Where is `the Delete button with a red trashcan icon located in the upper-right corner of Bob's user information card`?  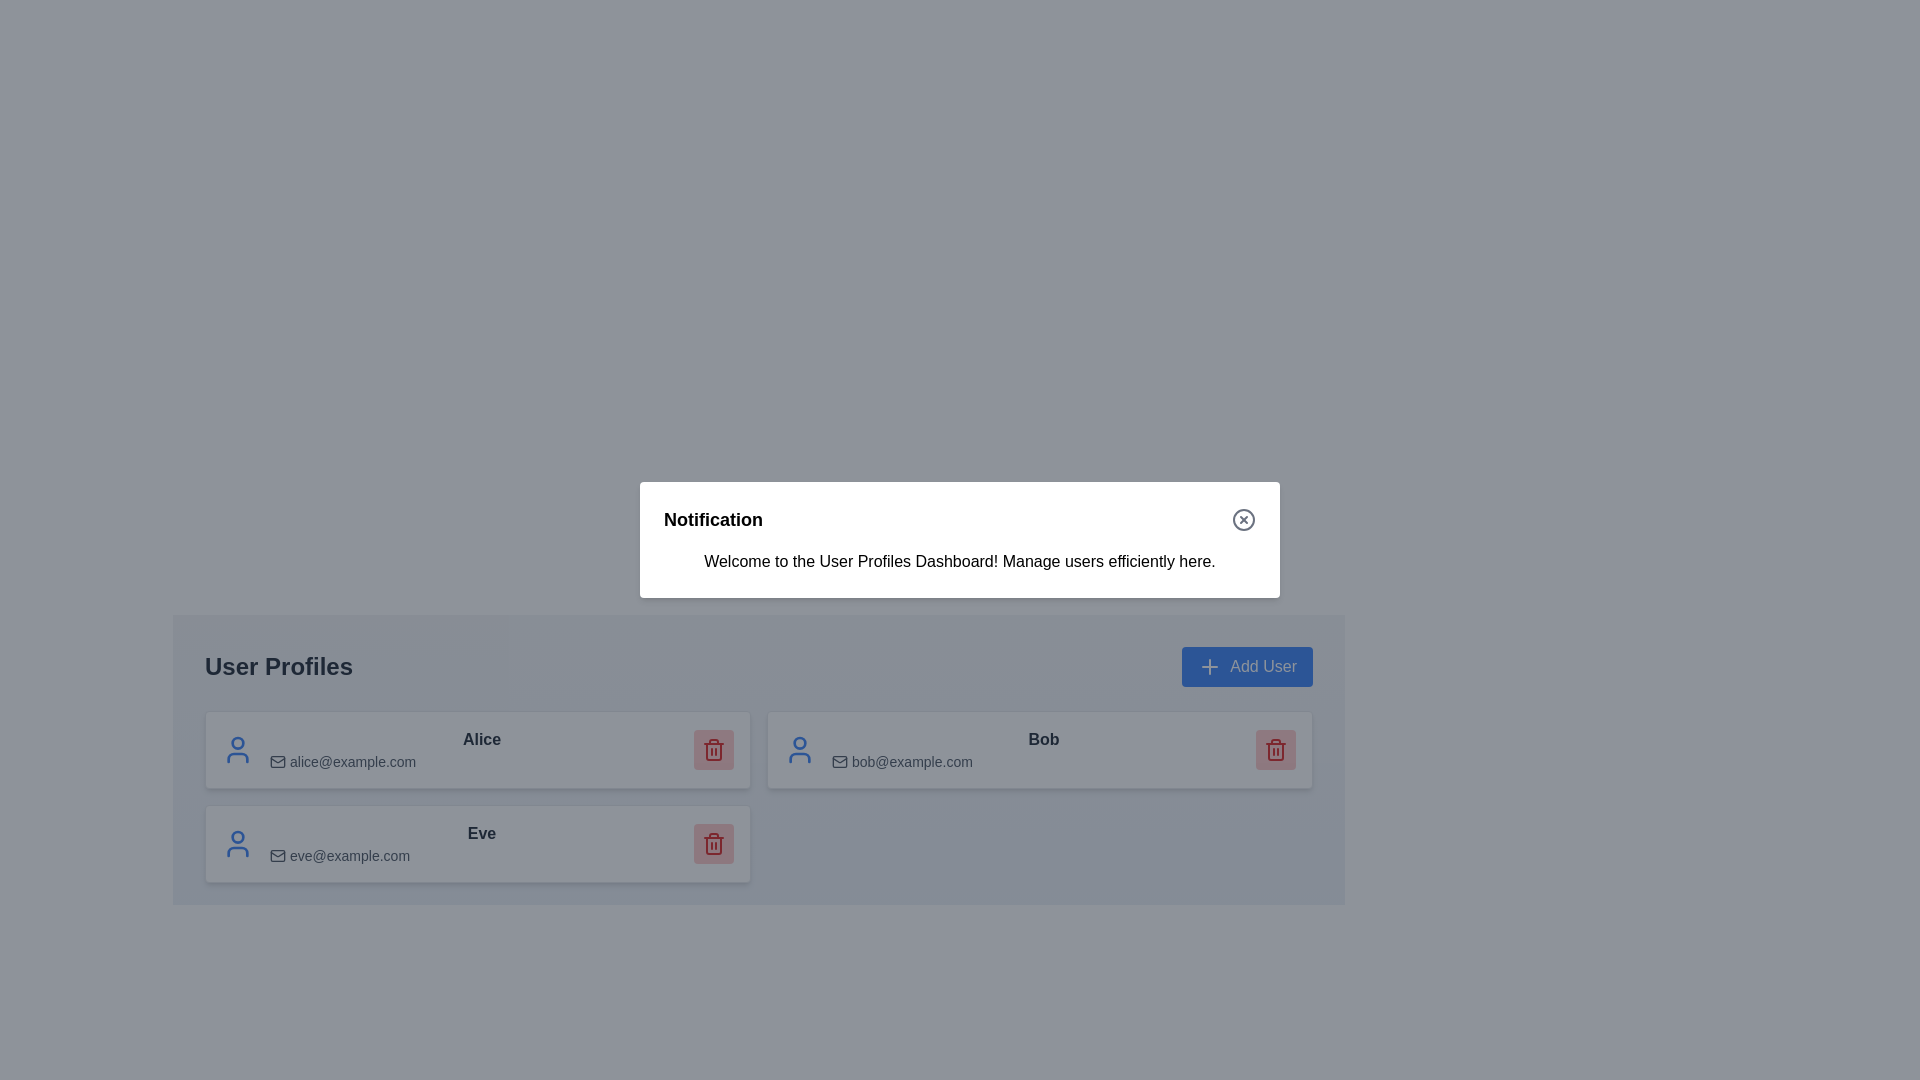
the Delete button with a red trashcan icon located in the upper-right corner of Bob's user information card is located at coordinates (1275, 749).